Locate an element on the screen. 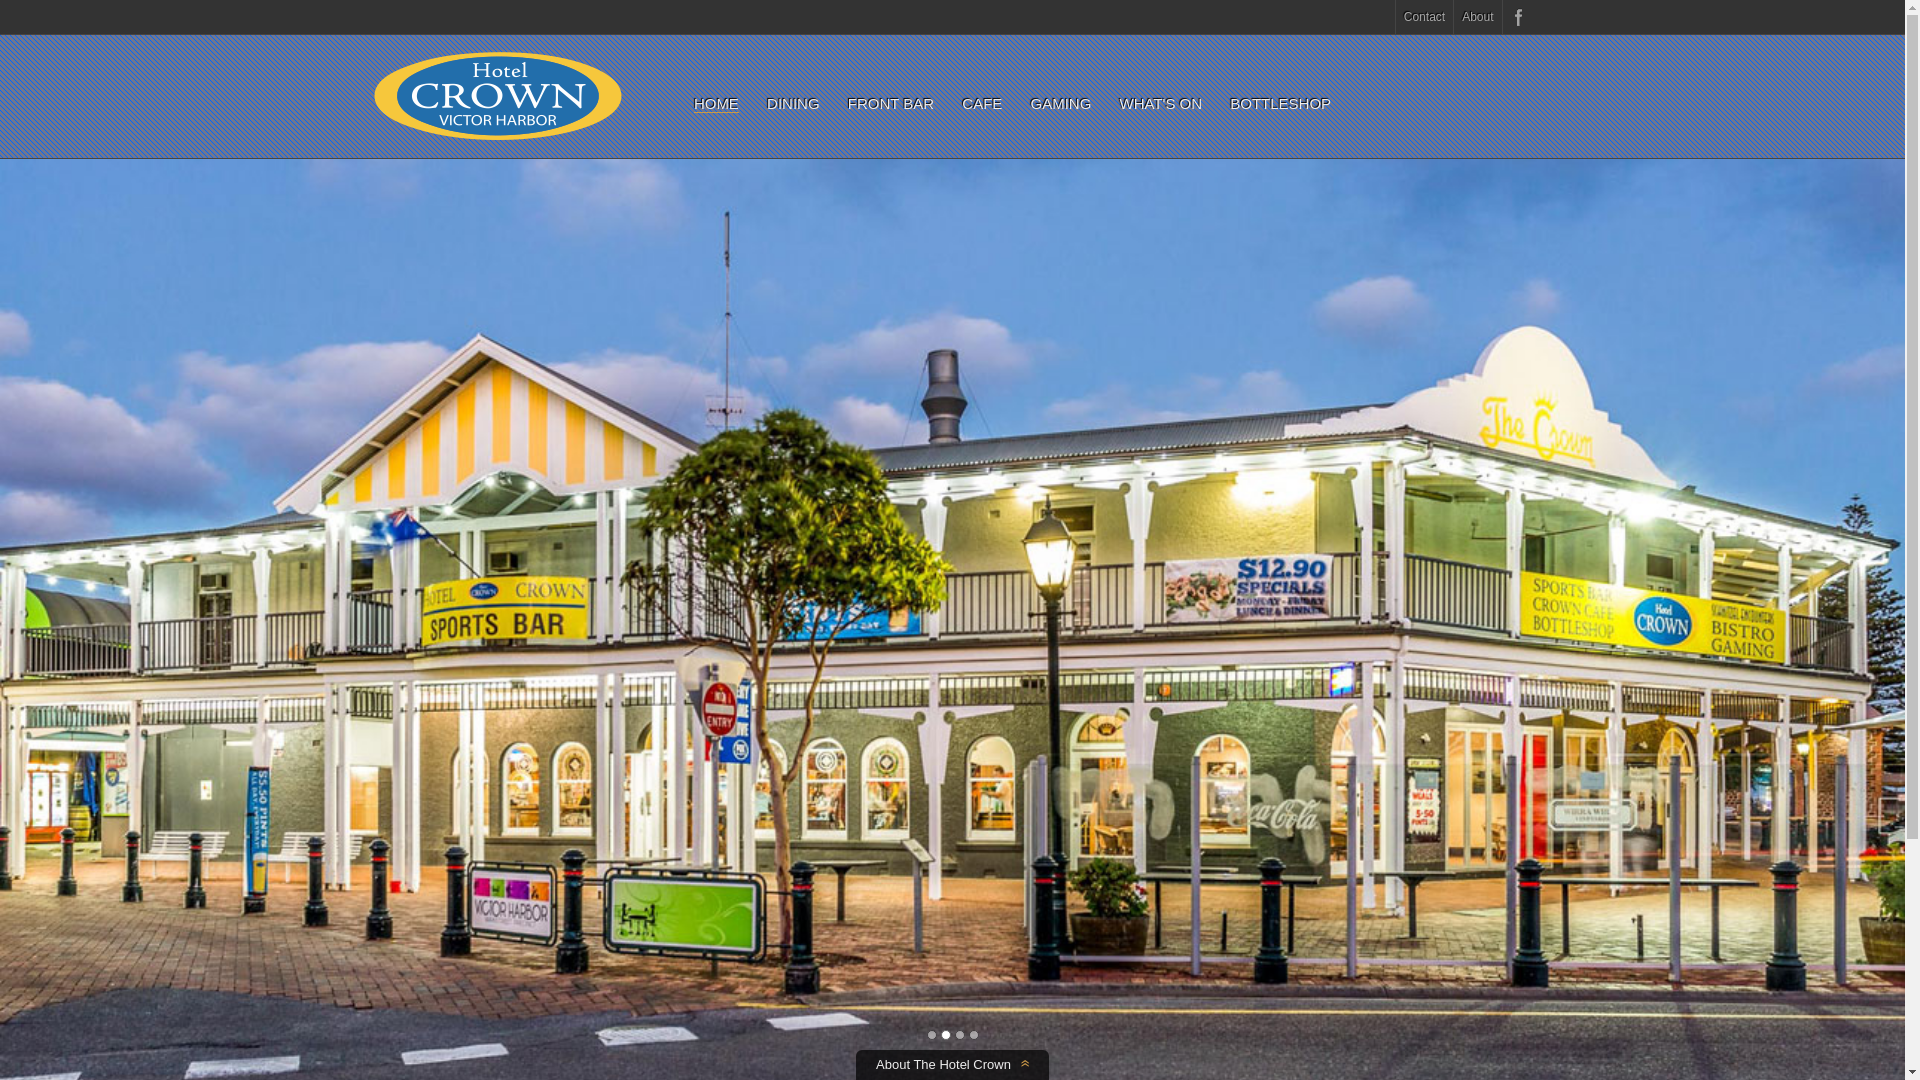 This screenshot has height=1080, width=1920. 'BOTTLESHOP' is located at coordinates (1228, 103).